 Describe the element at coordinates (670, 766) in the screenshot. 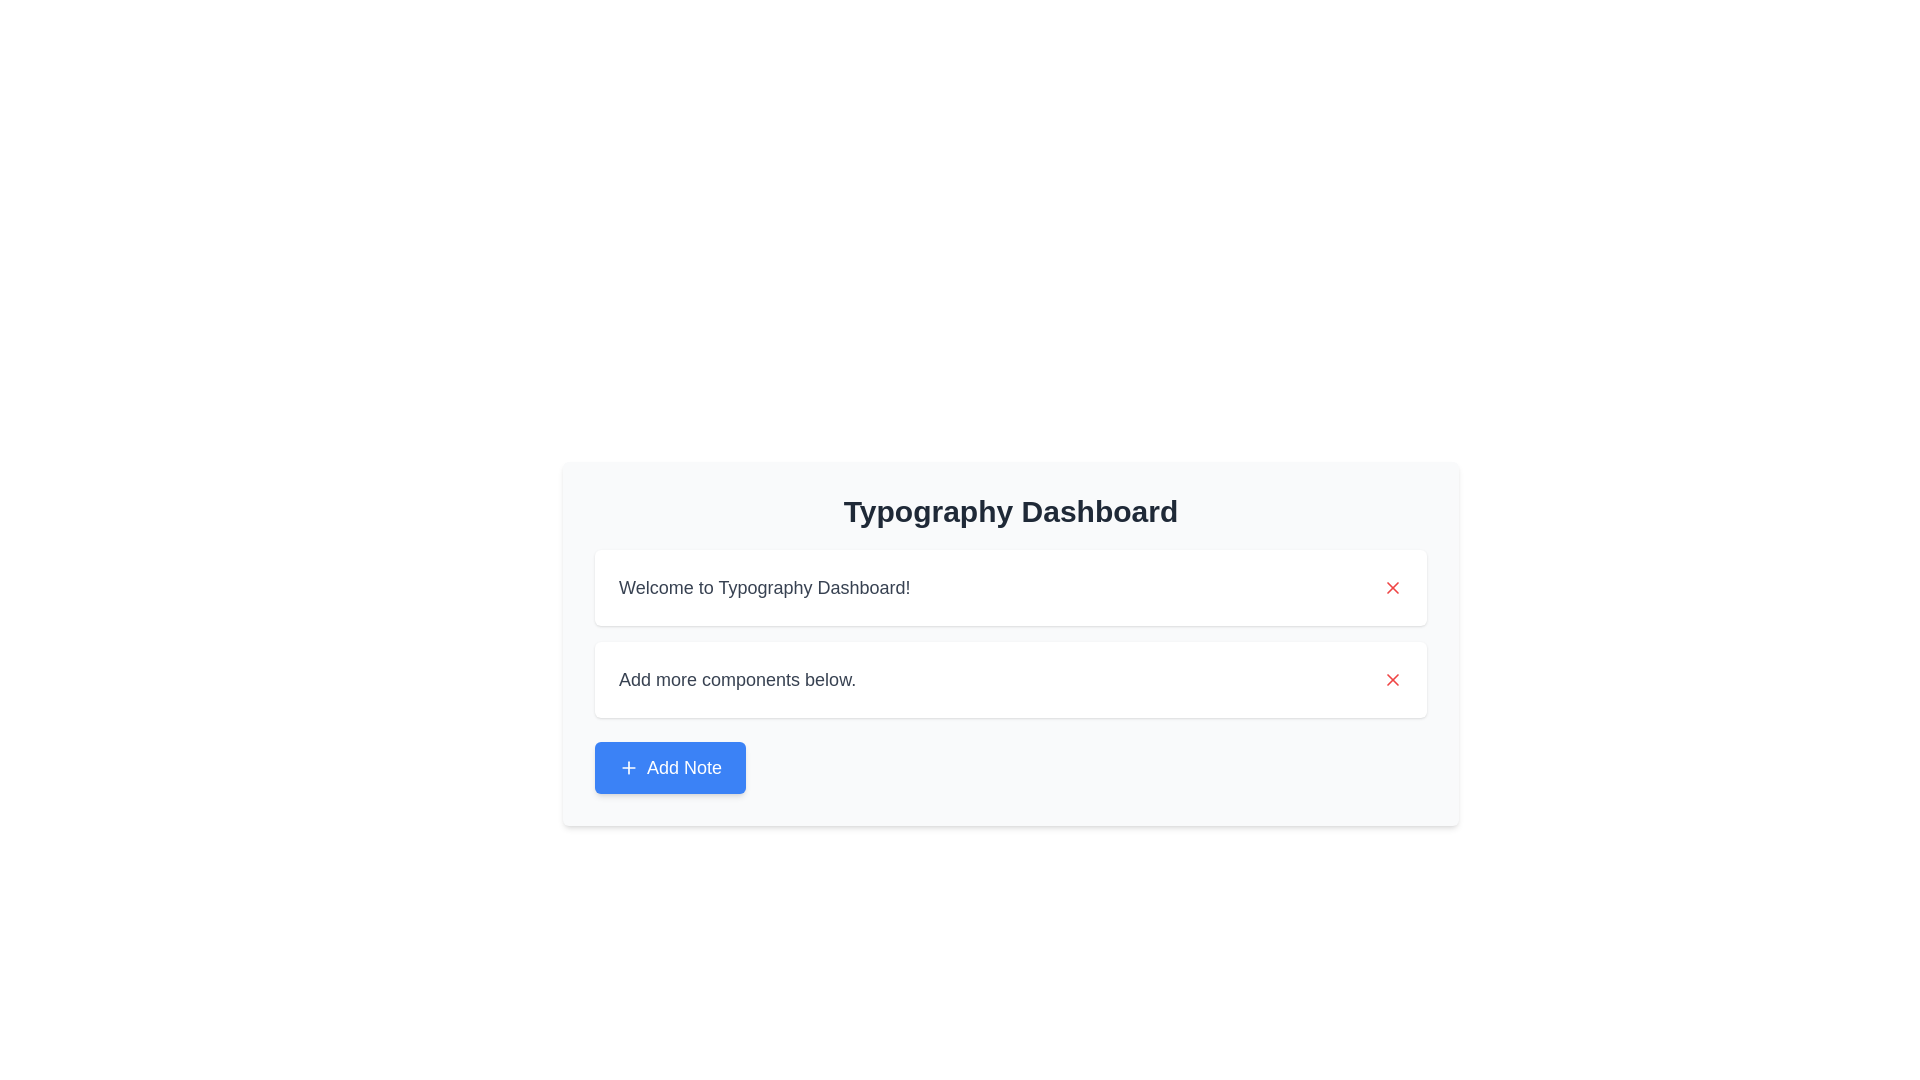

I see `the rectangular blue button labeled 'Add Note' with a plus icon, located at the bottom of the 'Typography Dashboard' section` at that location.